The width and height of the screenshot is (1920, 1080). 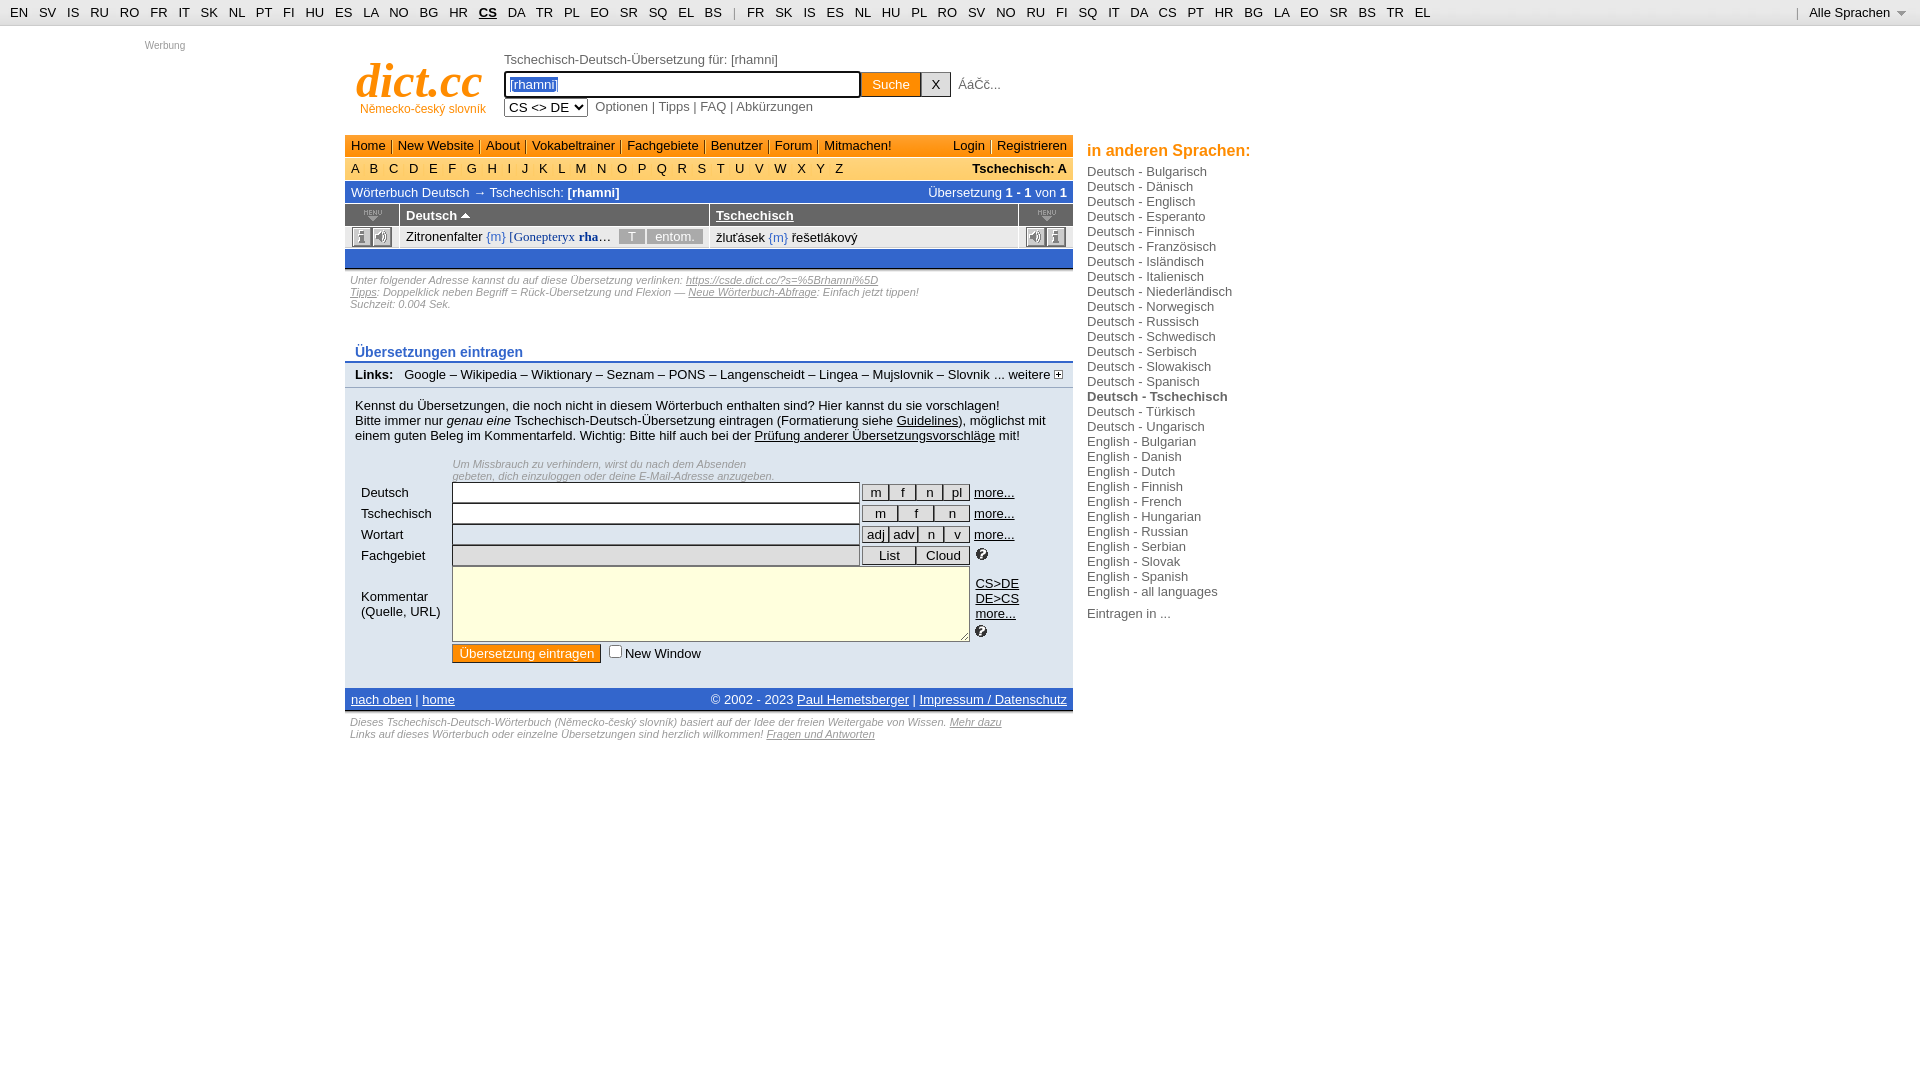 What do you see at coordinates (1141, 230) in the screenshot?
I see `'Deutsch - Finnisch'` at bounding box center [1141, 230].